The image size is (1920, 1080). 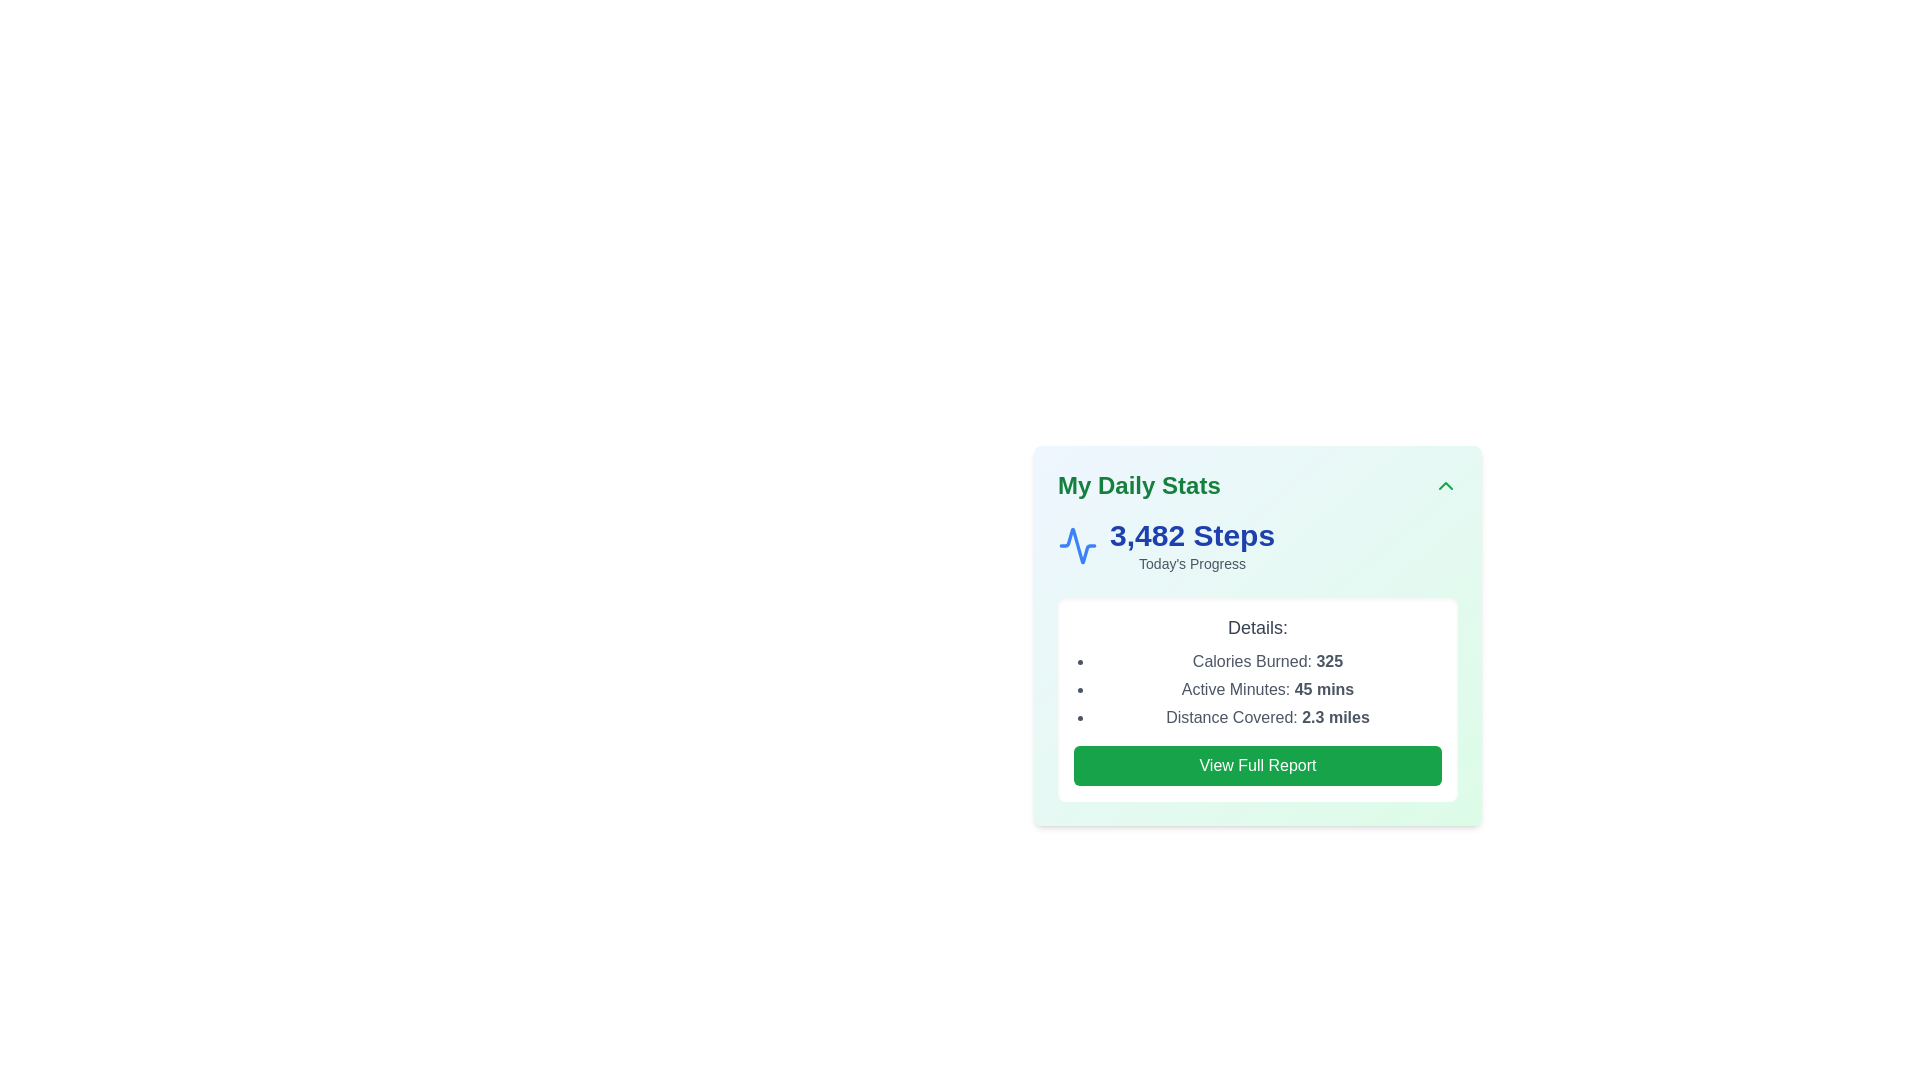 What do you see at coordinates (1192, 535) in the screenshot?
I see `the non-interactive text element displaying the step count located in the 'My Daily Stats' card, positioned above 'Today's Progress'` at bounding box center [1192, 535].